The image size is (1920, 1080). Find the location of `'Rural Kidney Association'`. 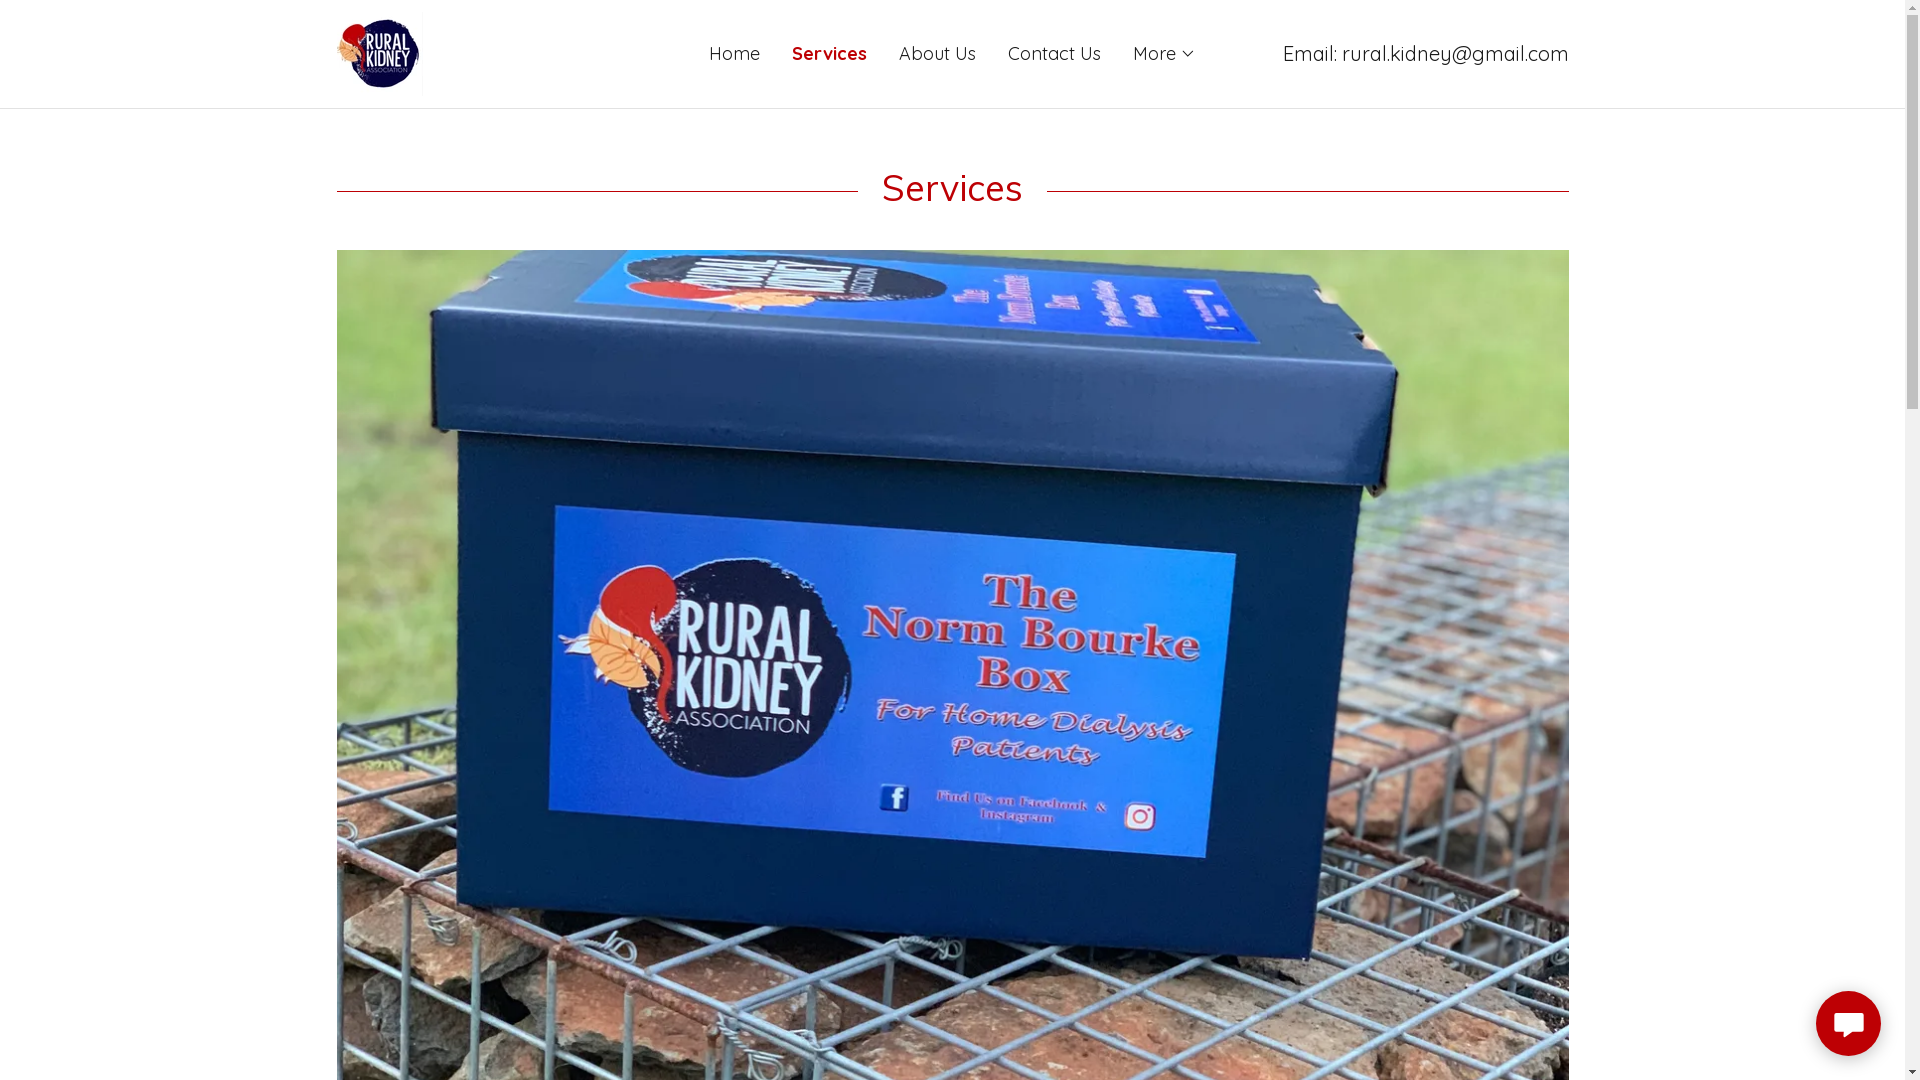

'Rural Kidney Association' is located at coordinates (379, 51).